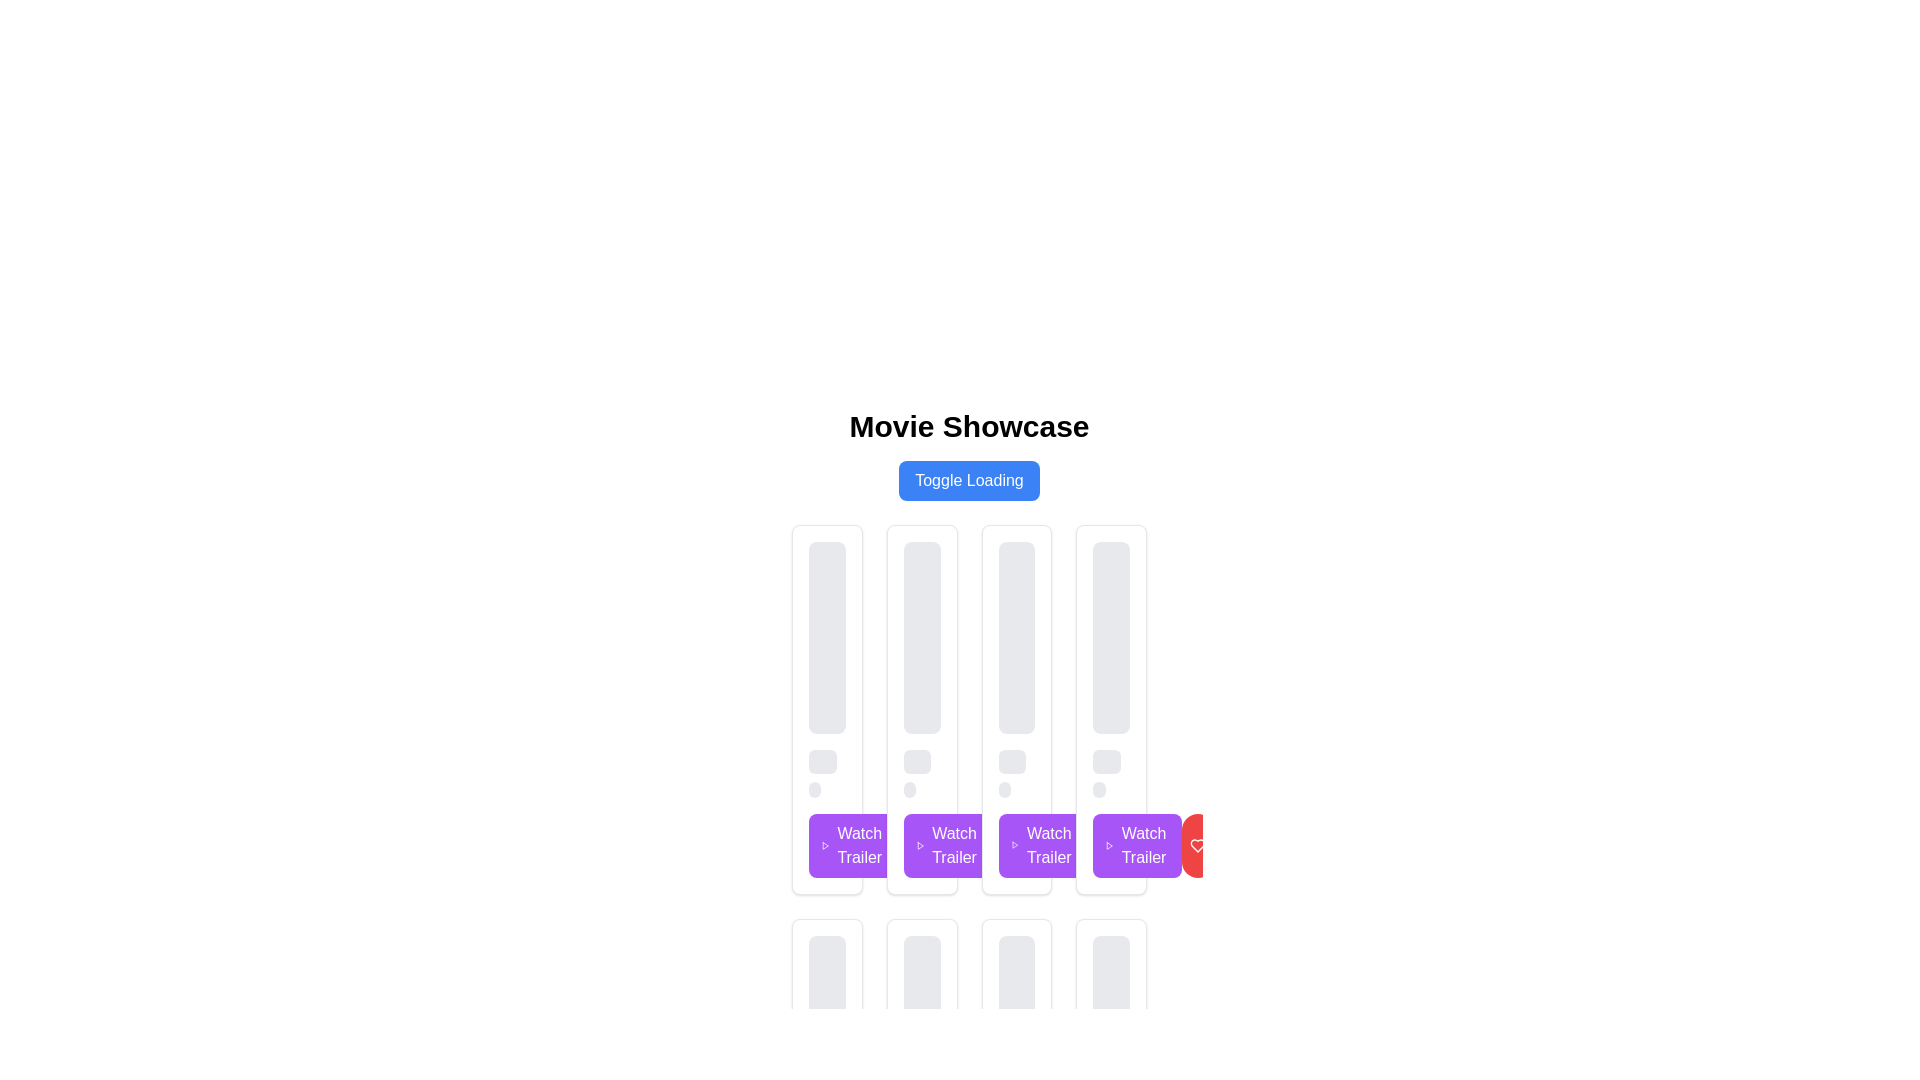  I want to click on the purple 'Watch Trailer' button with rounded edges located in the third column of actions at the bottom of the movie showcase card to initiate trailer playback, so click(920, 845).